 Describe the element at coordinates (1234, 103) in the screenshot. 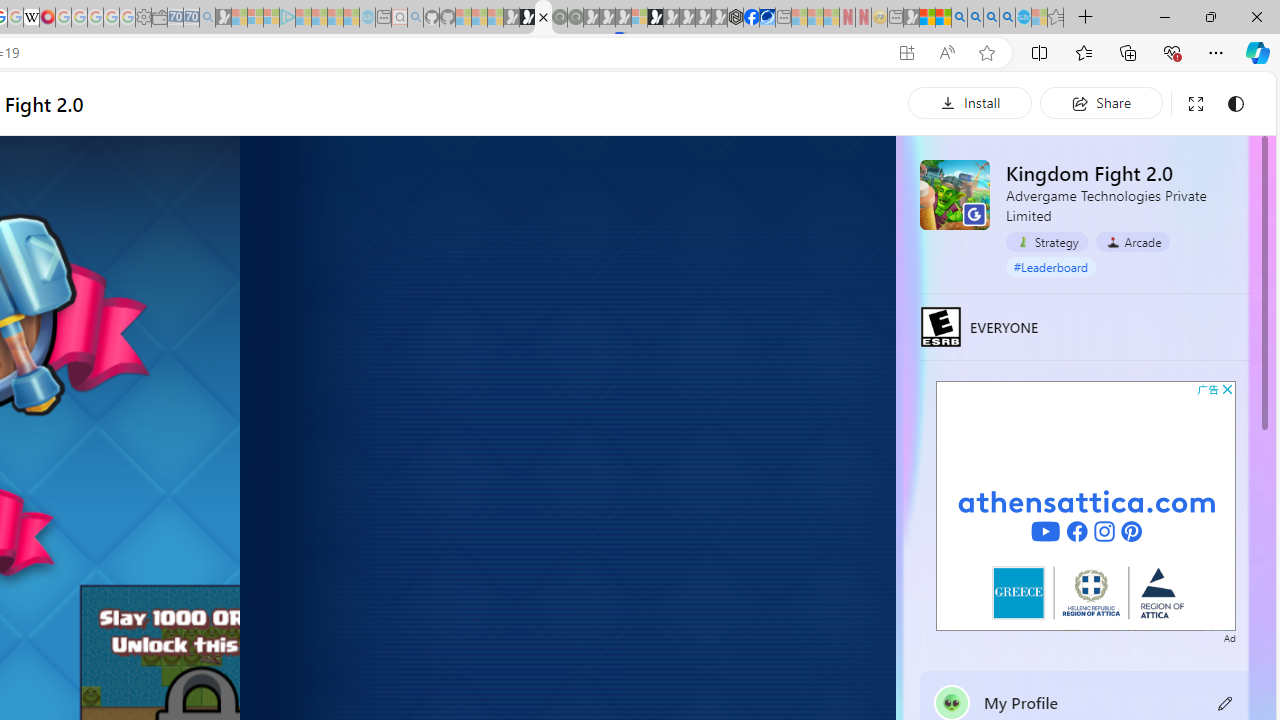

I see `'Change to dark mode'` at that location.